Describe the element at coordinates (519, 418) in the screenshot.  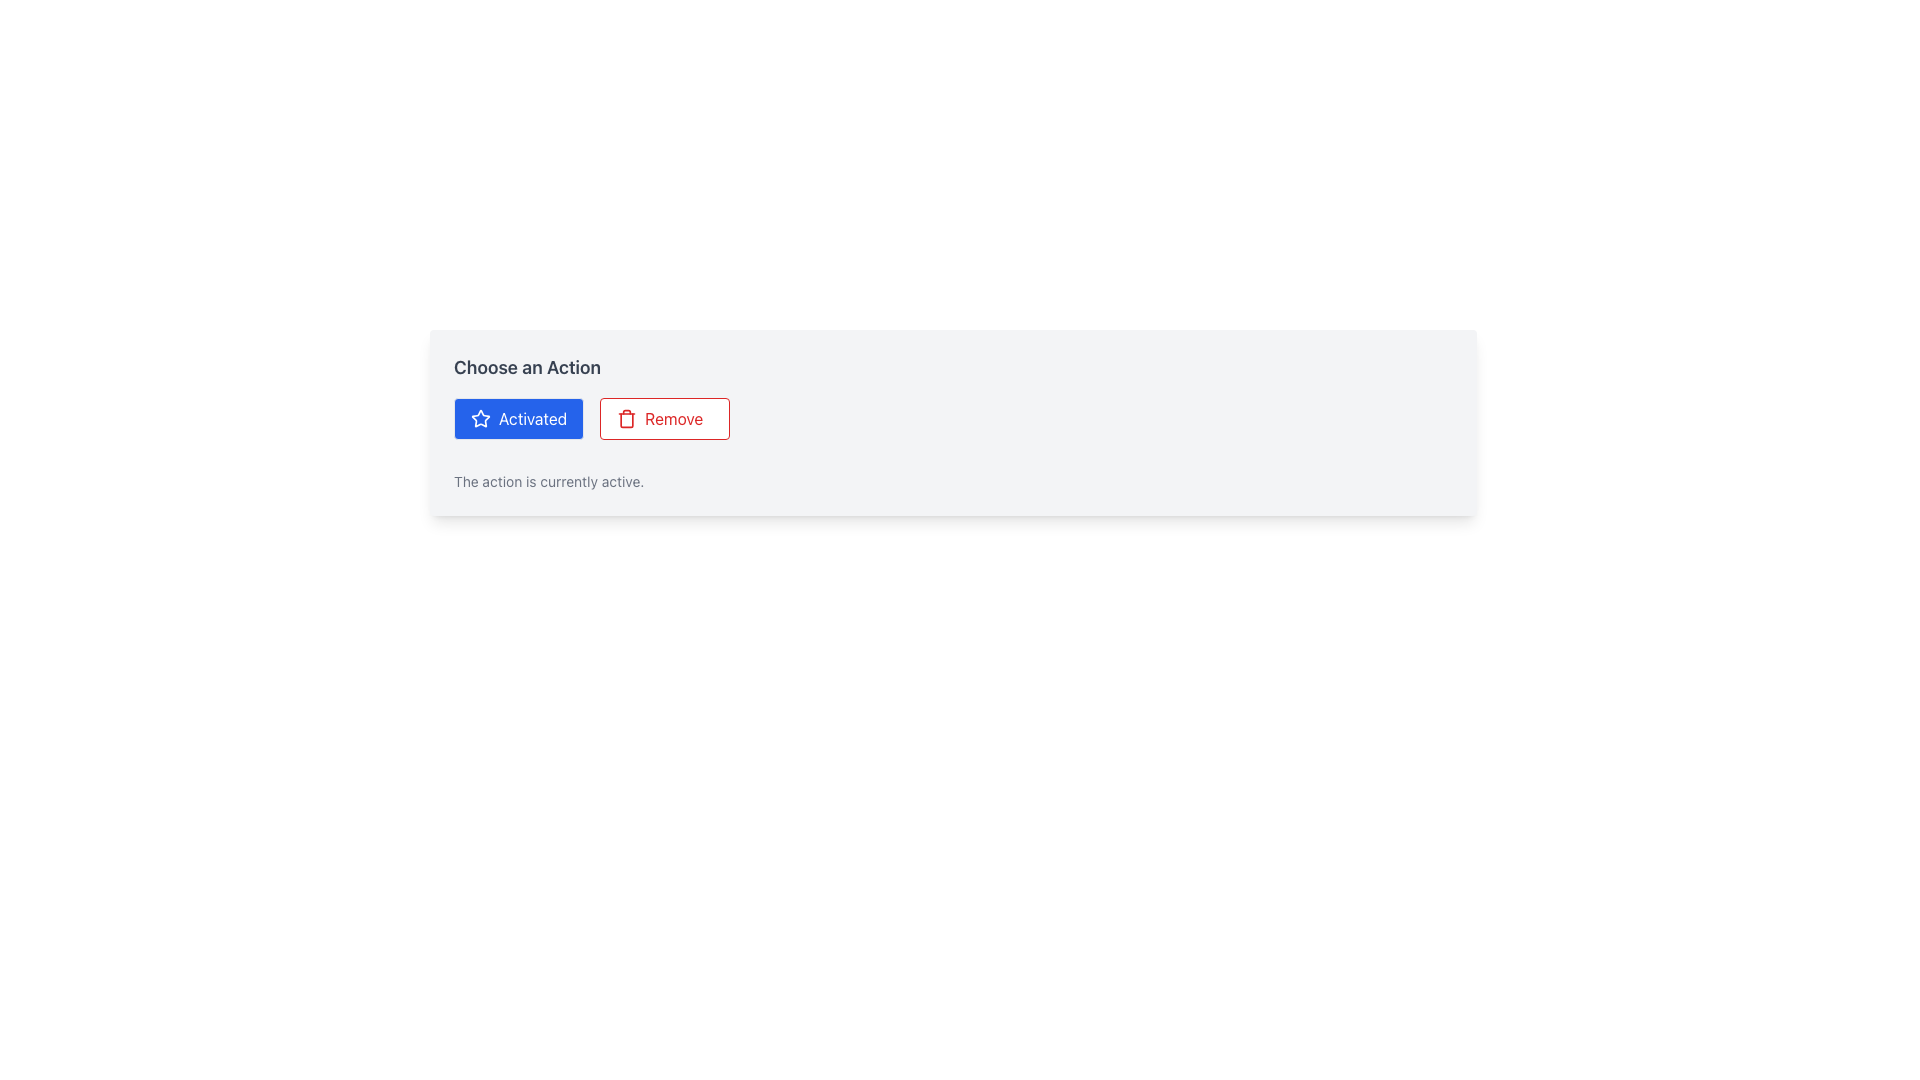
I see `the 'Activated' button, which is a rectangular button with a blue background and white text, located under the 'Choose an Action' label` at that location.